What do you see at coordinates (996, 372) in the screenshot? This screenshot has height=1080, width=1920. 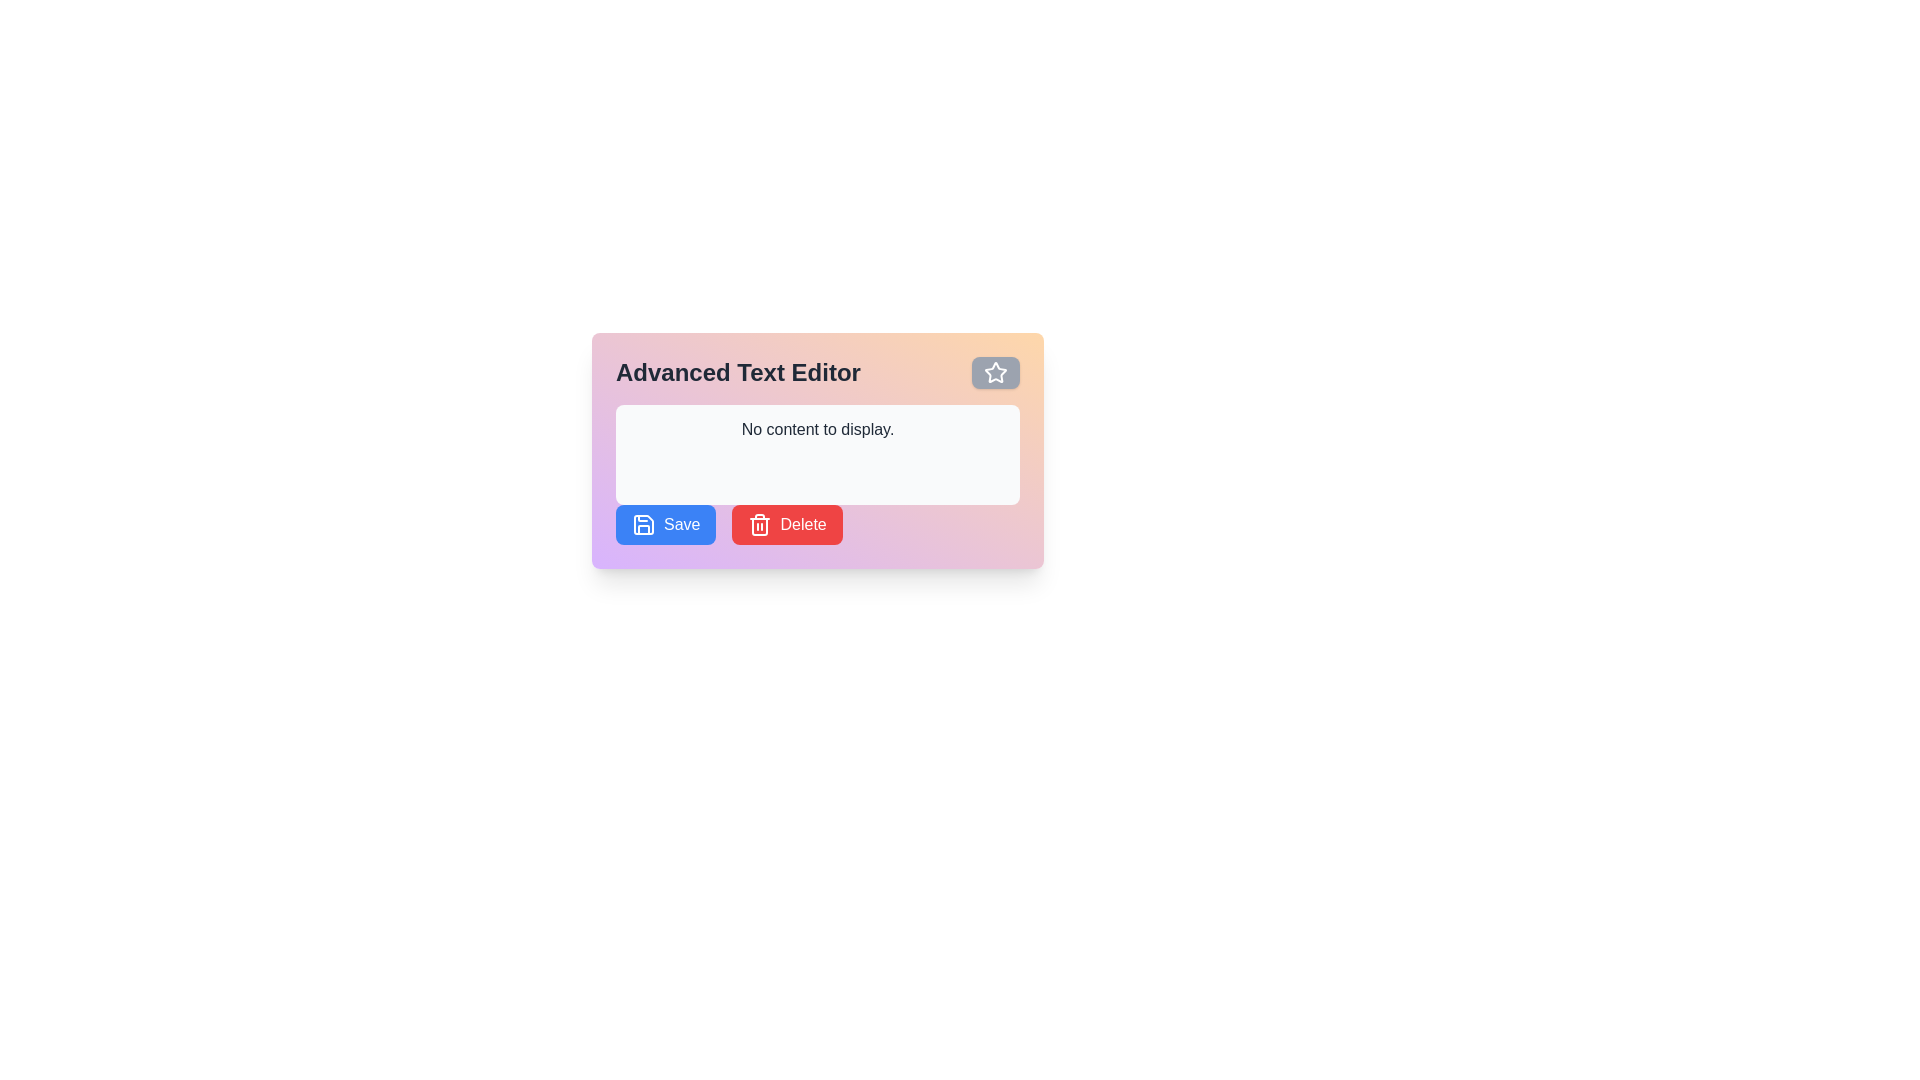 I see `the star-shaped icon with a gray outline located in the top-right corner of the dialog box next to the 'Advanced Text Editor' title` at bounding box center [996, 372].